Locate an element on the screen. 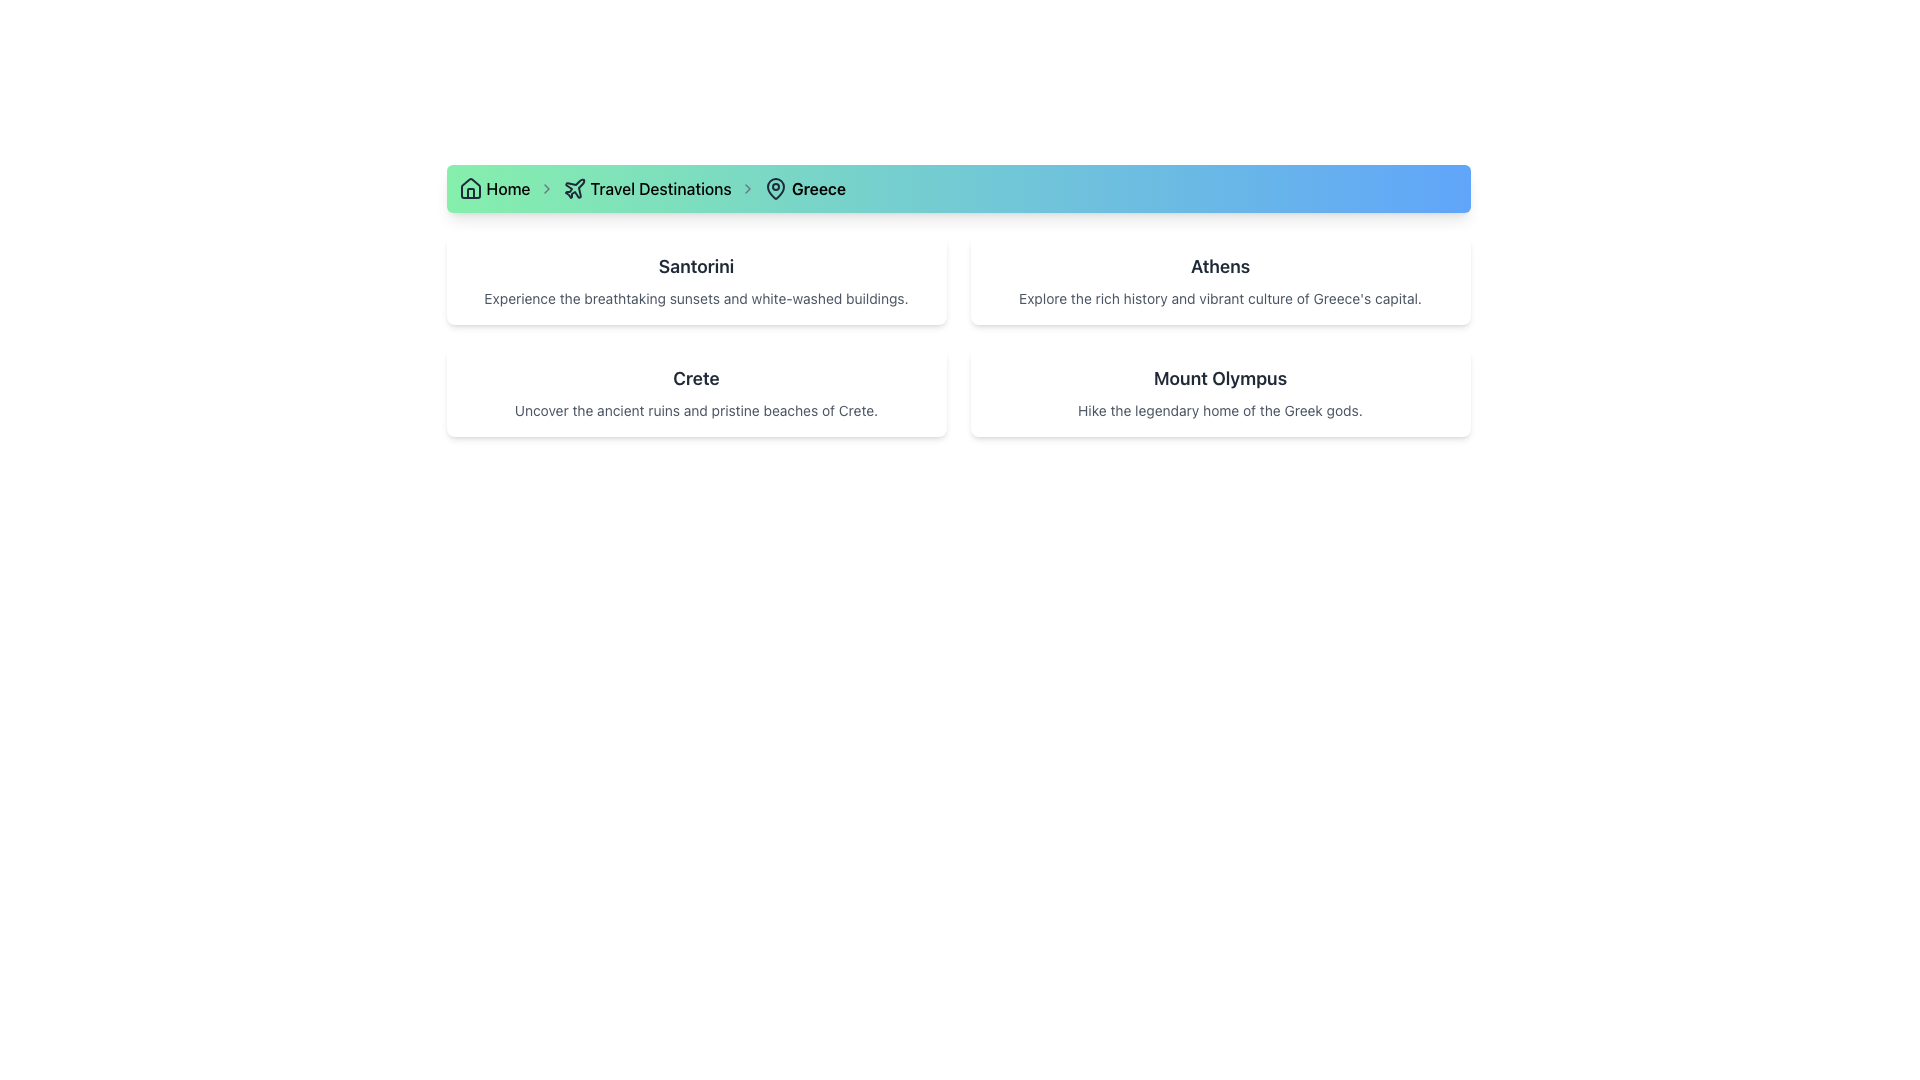  information displayed in the Text Label that states 'Hike the legendary home of the Greek gods.' located below the title 'Mount Olympus' in the content card is located at coordinates (1219, 410).